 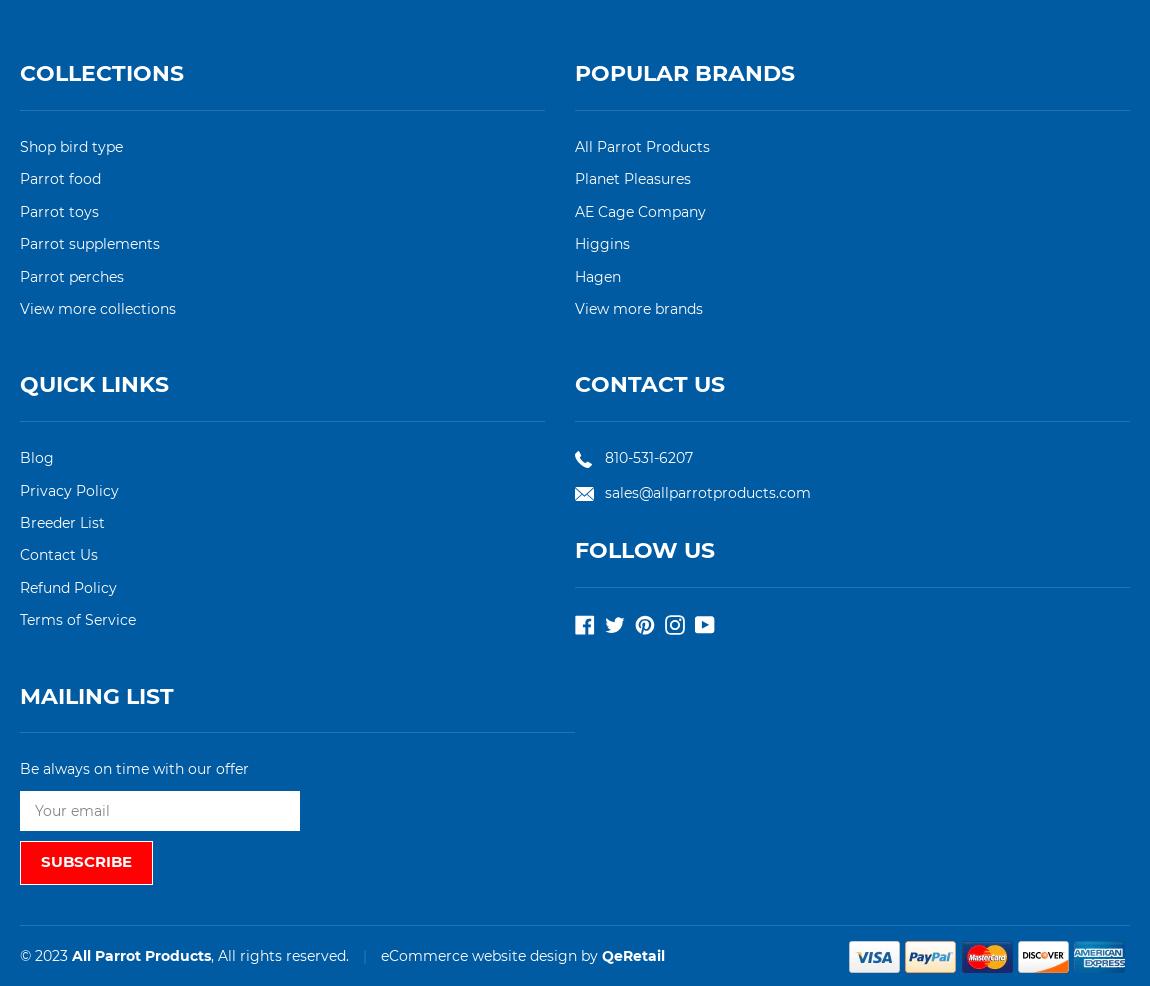 What do you see at coordinates (648, 383) in the screenshot?
I see `'Contact us'` at bounding box center [648, 383].